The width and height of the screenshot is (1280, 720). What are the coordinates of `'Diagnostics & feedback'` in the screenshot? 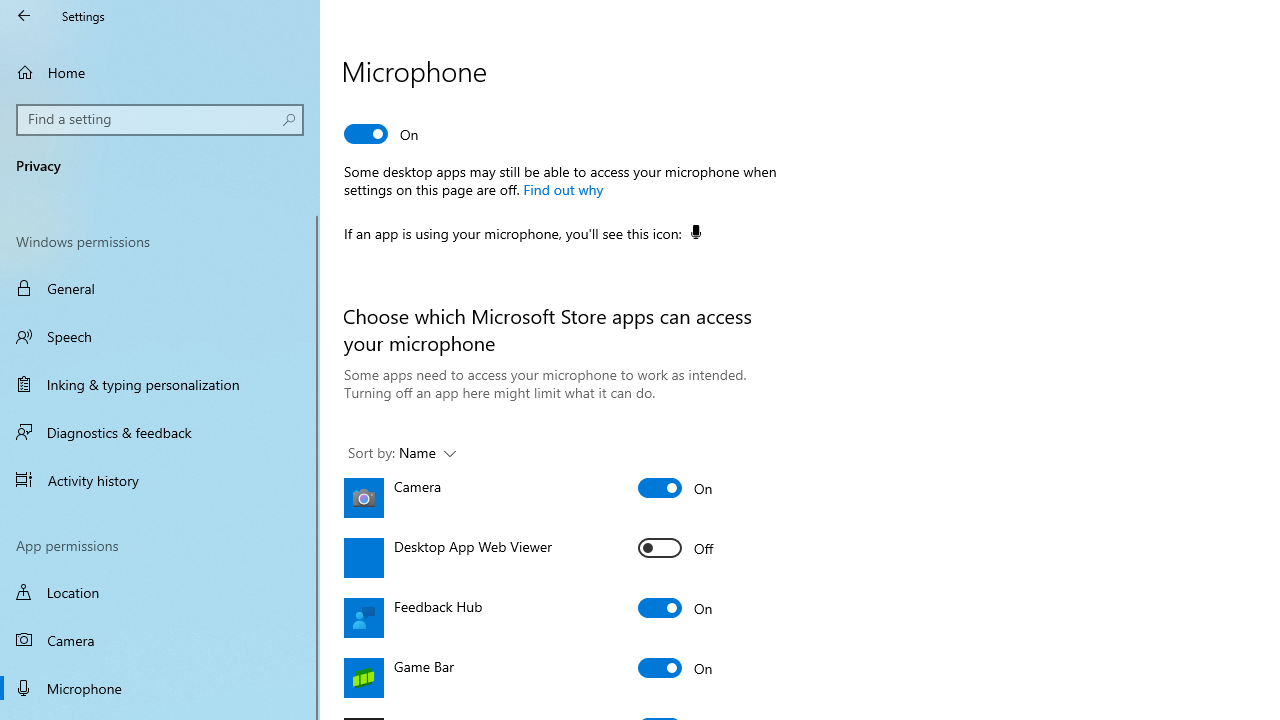 It's located at (160, 431).